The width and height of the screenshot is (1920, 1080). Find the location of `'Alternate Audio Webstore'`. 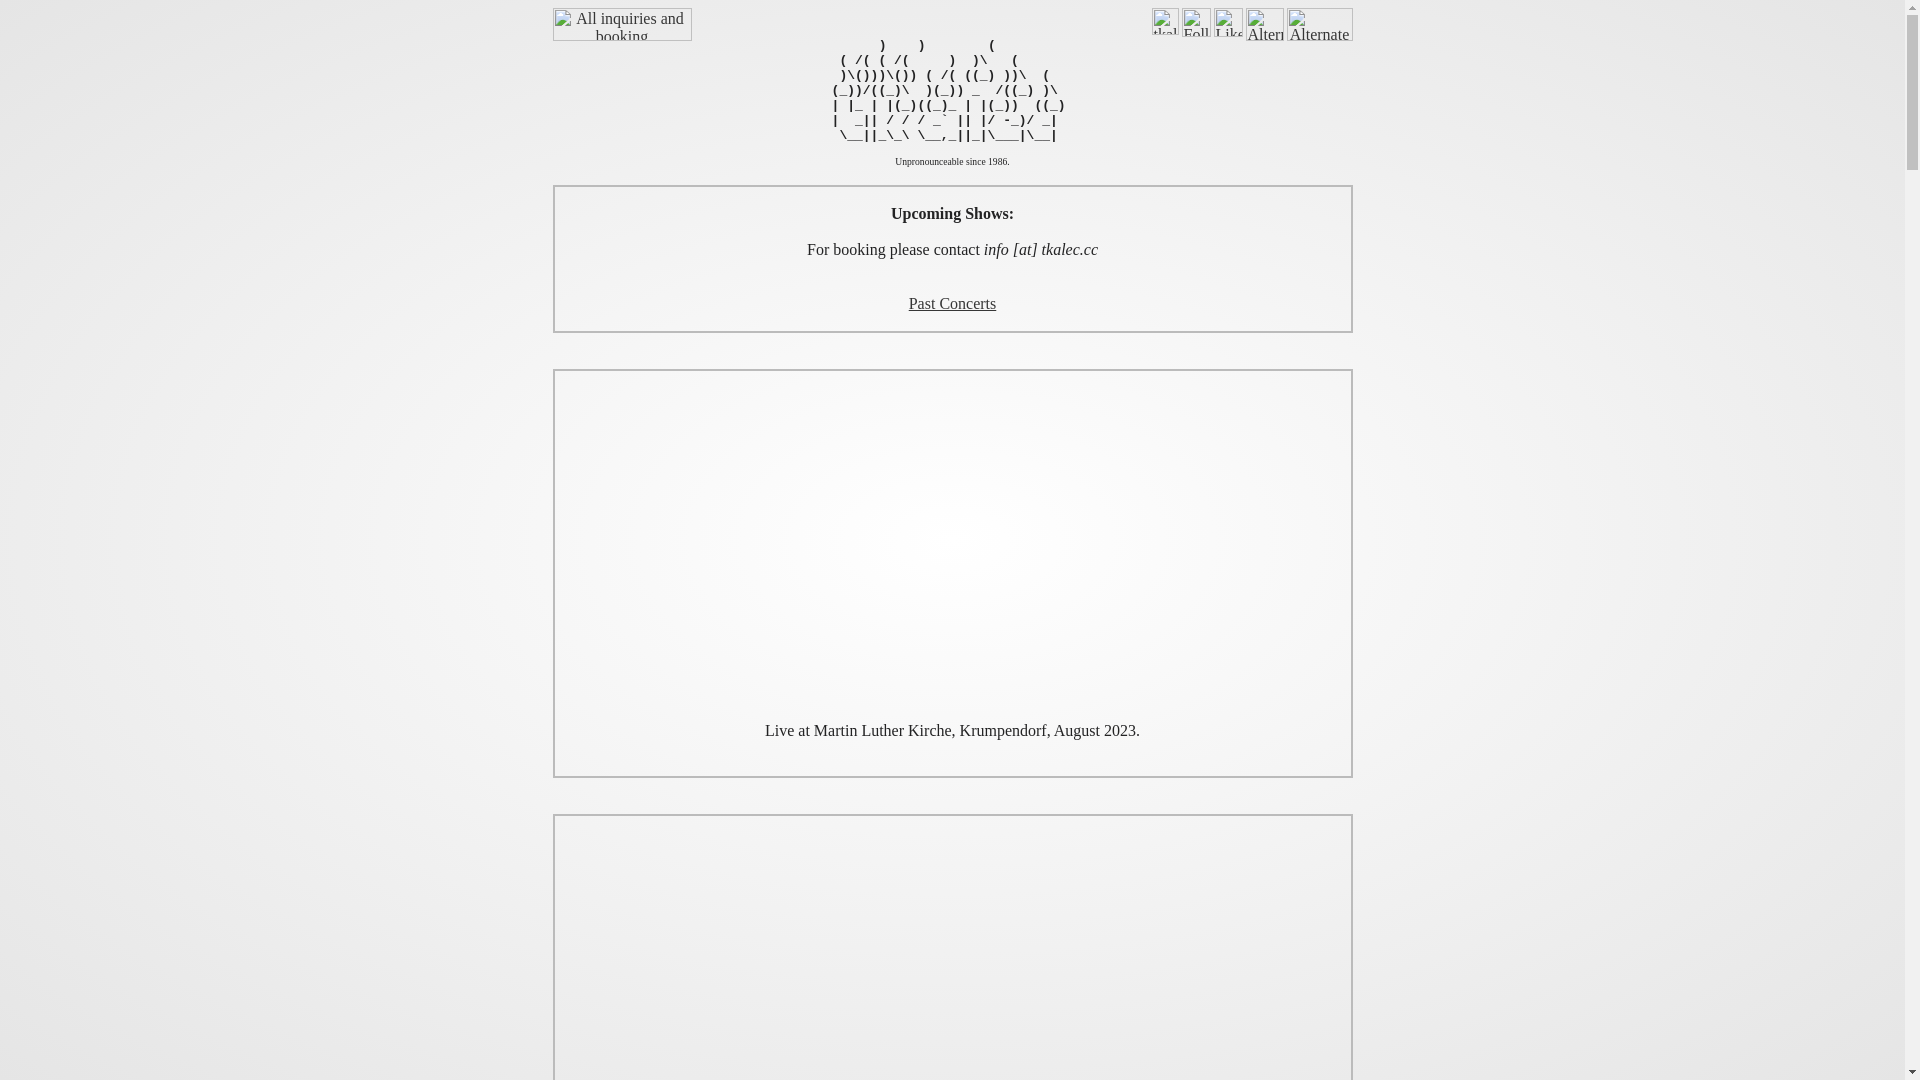

'Alternate Audio Webstore' is located at coordinates (1319, 24).